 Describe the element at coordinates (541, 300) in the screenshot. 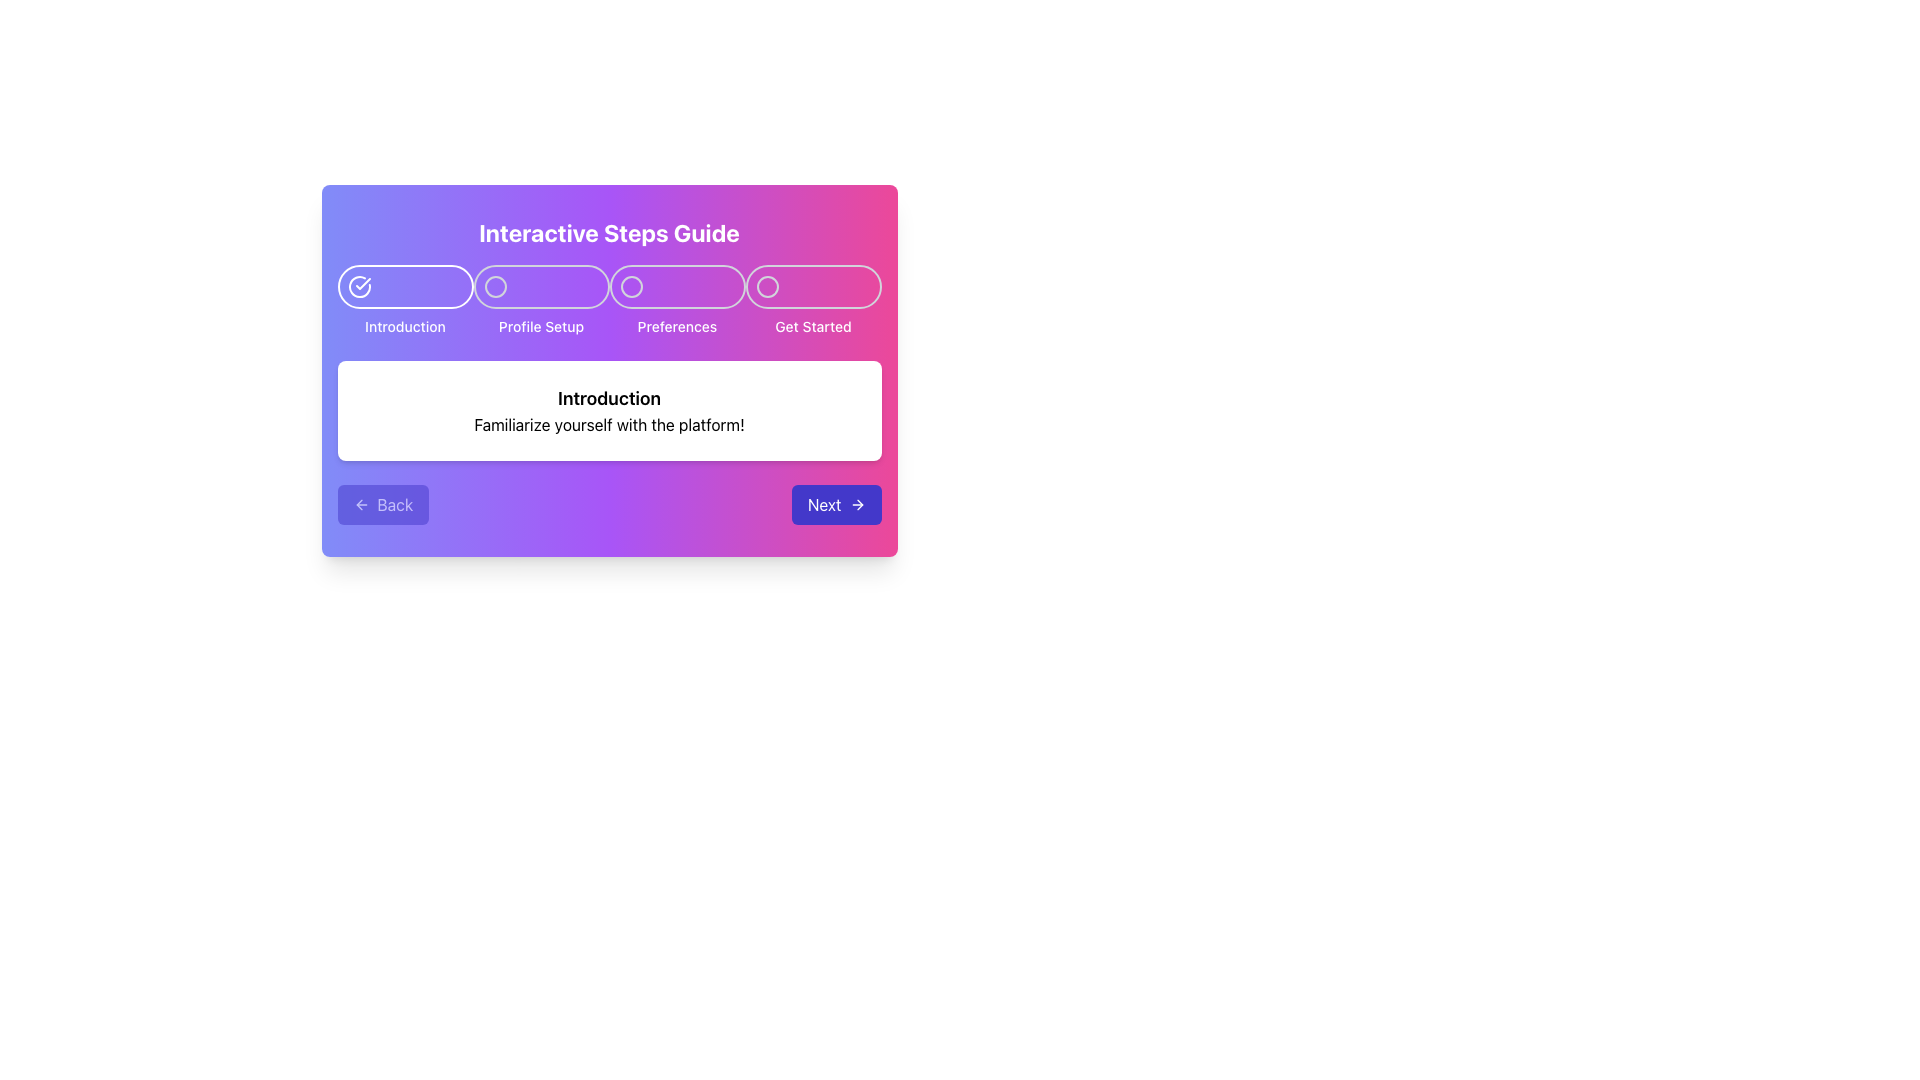

I see `the circular icon button labeled 'Profile Setup' located in the second step of the horizontal navigation bar` at that location.